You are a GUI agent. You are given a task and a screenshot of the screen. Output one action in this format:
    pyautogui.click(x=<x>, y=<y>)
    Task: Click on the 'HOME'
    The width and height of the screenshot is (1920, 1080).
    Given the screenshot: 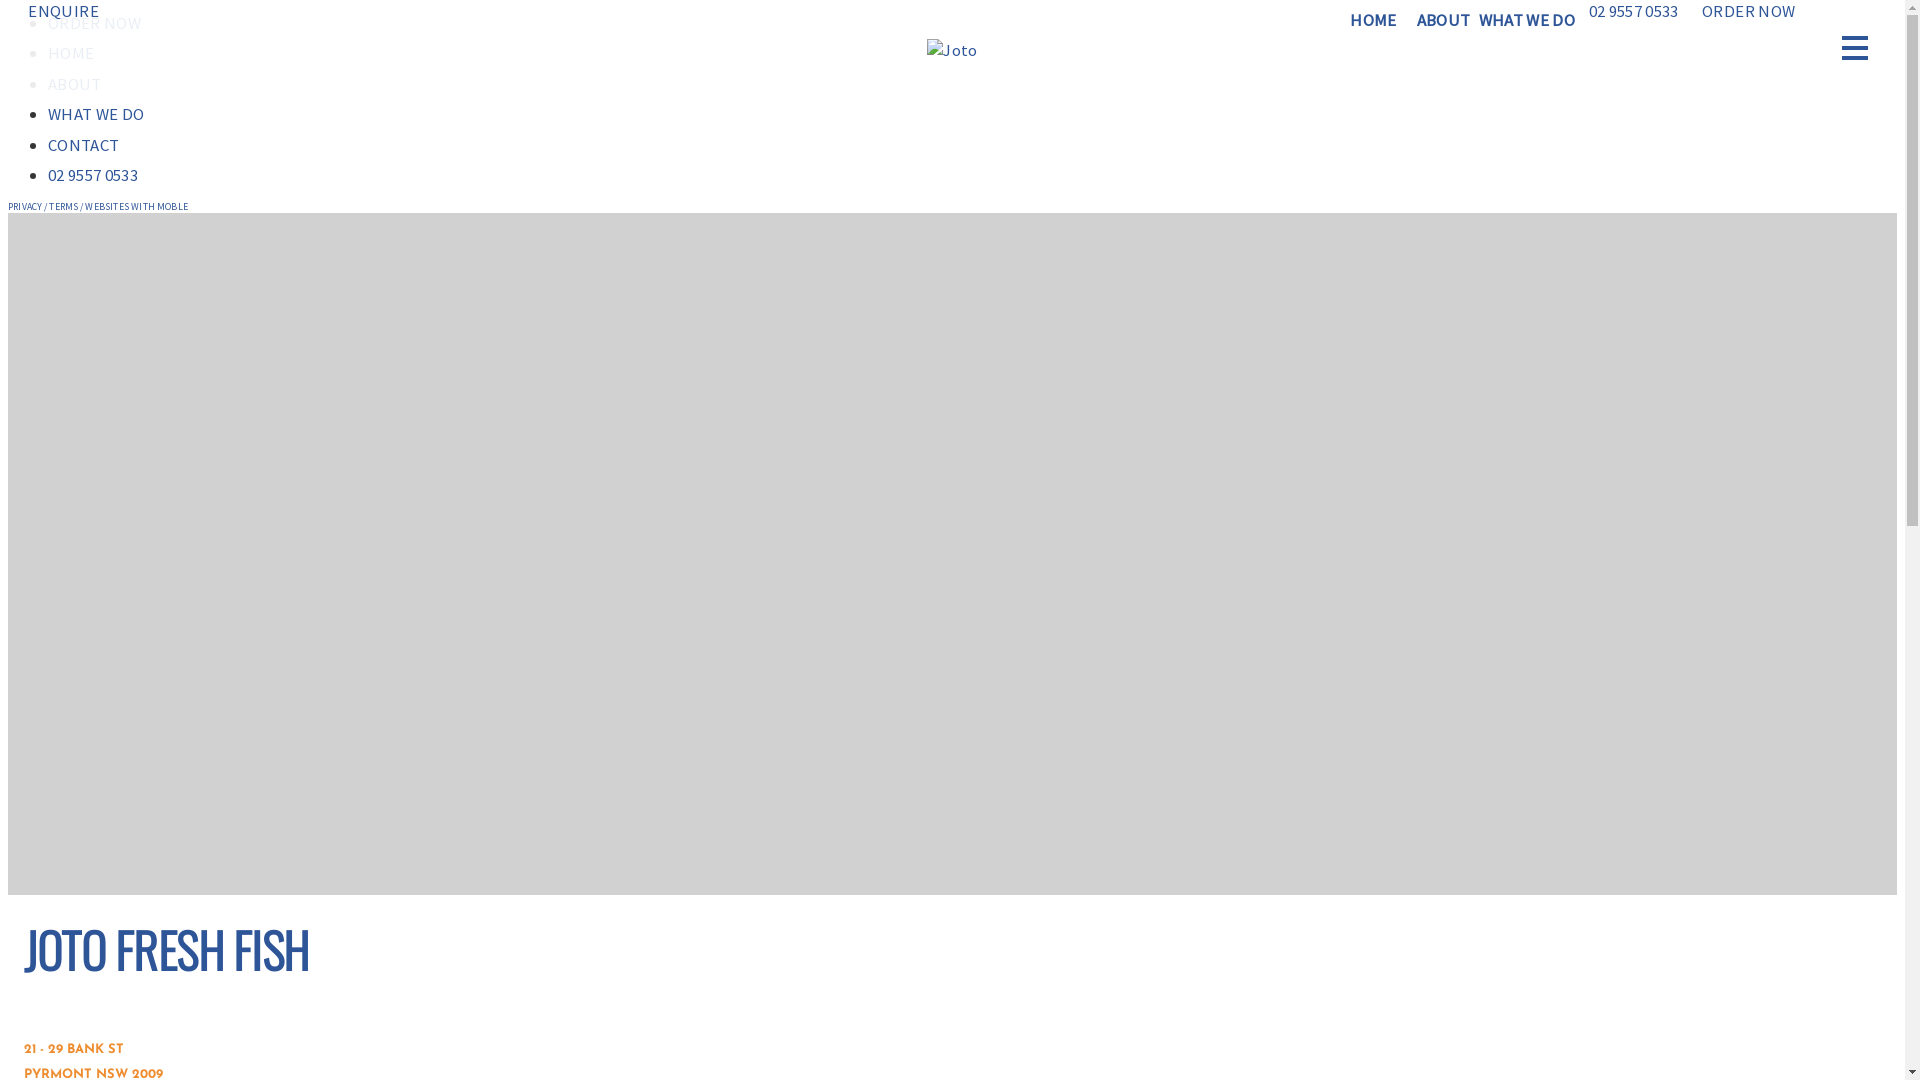 What is the action you would take?
    pyautogui.click(x=71, y=52)
    